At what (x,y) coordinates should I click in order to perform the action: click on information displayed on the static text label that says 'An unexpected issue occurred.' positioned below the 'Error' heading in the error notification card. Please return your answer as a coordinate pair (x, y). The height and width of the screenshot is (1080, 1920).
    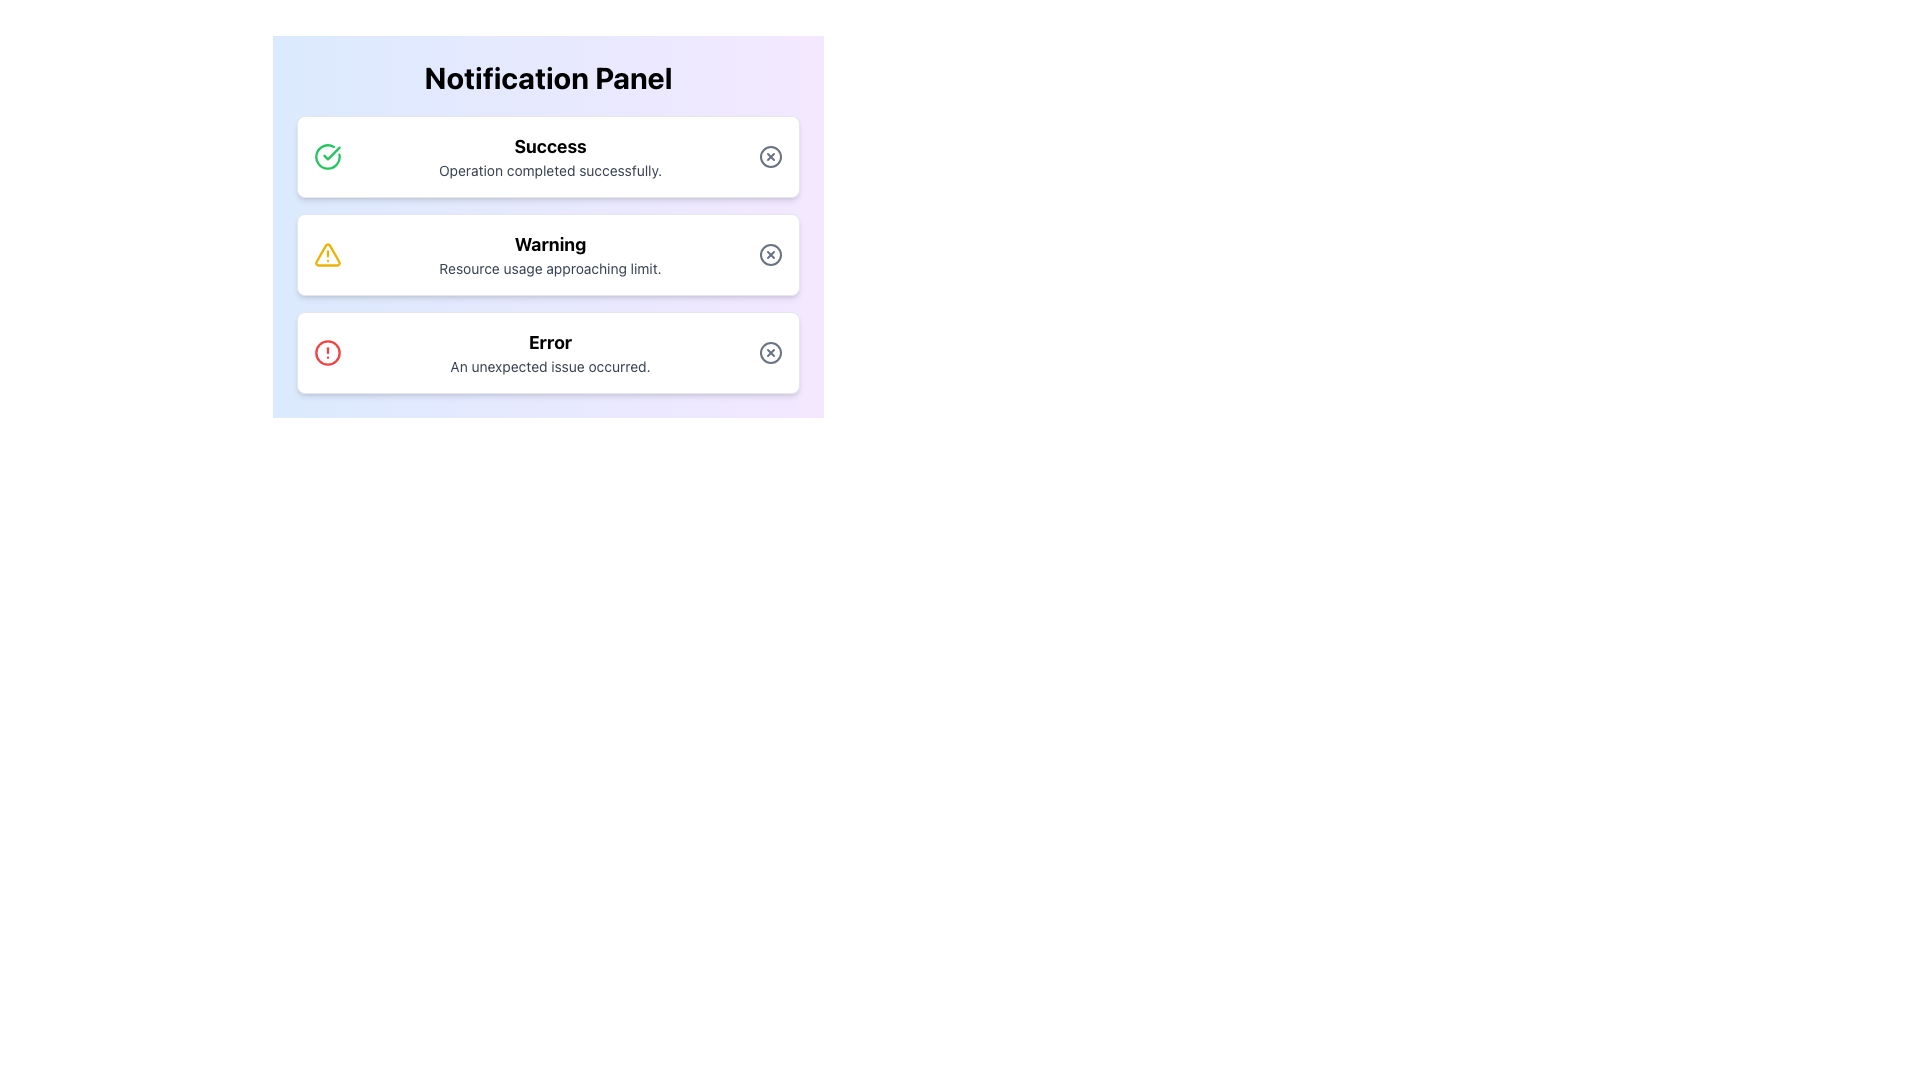
    Looking at the image, I should click on (550, 366).